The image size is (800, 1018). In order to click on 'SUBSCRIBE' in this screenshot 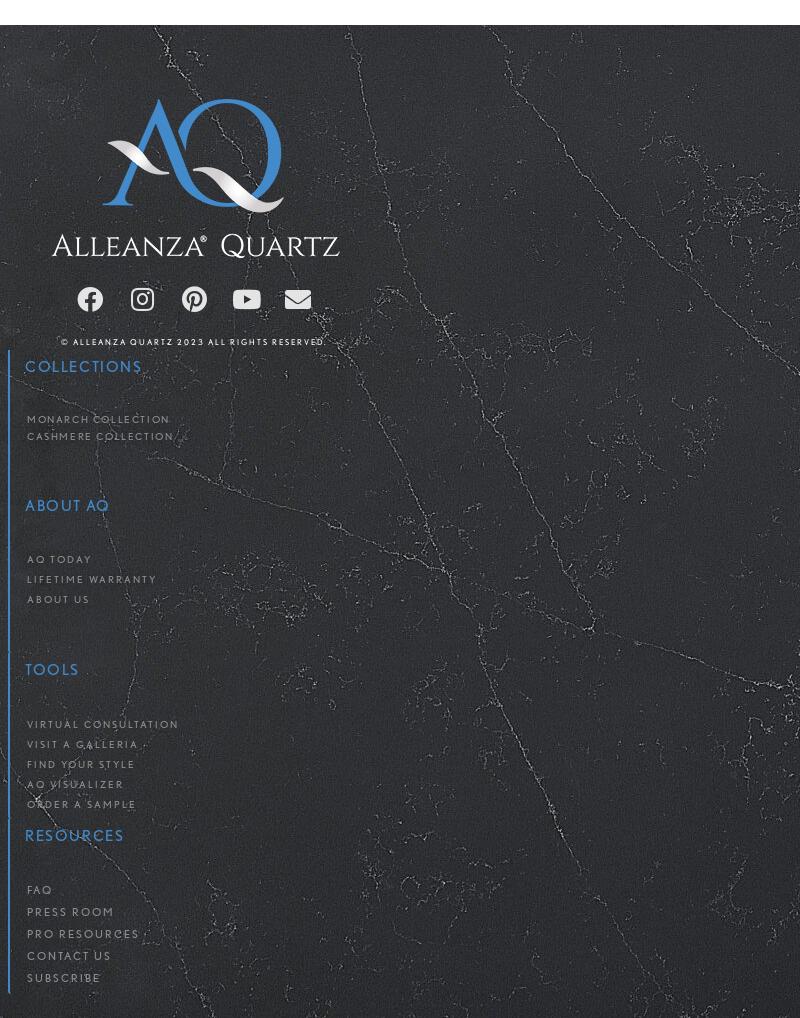, I will do `click(63, 977)`.